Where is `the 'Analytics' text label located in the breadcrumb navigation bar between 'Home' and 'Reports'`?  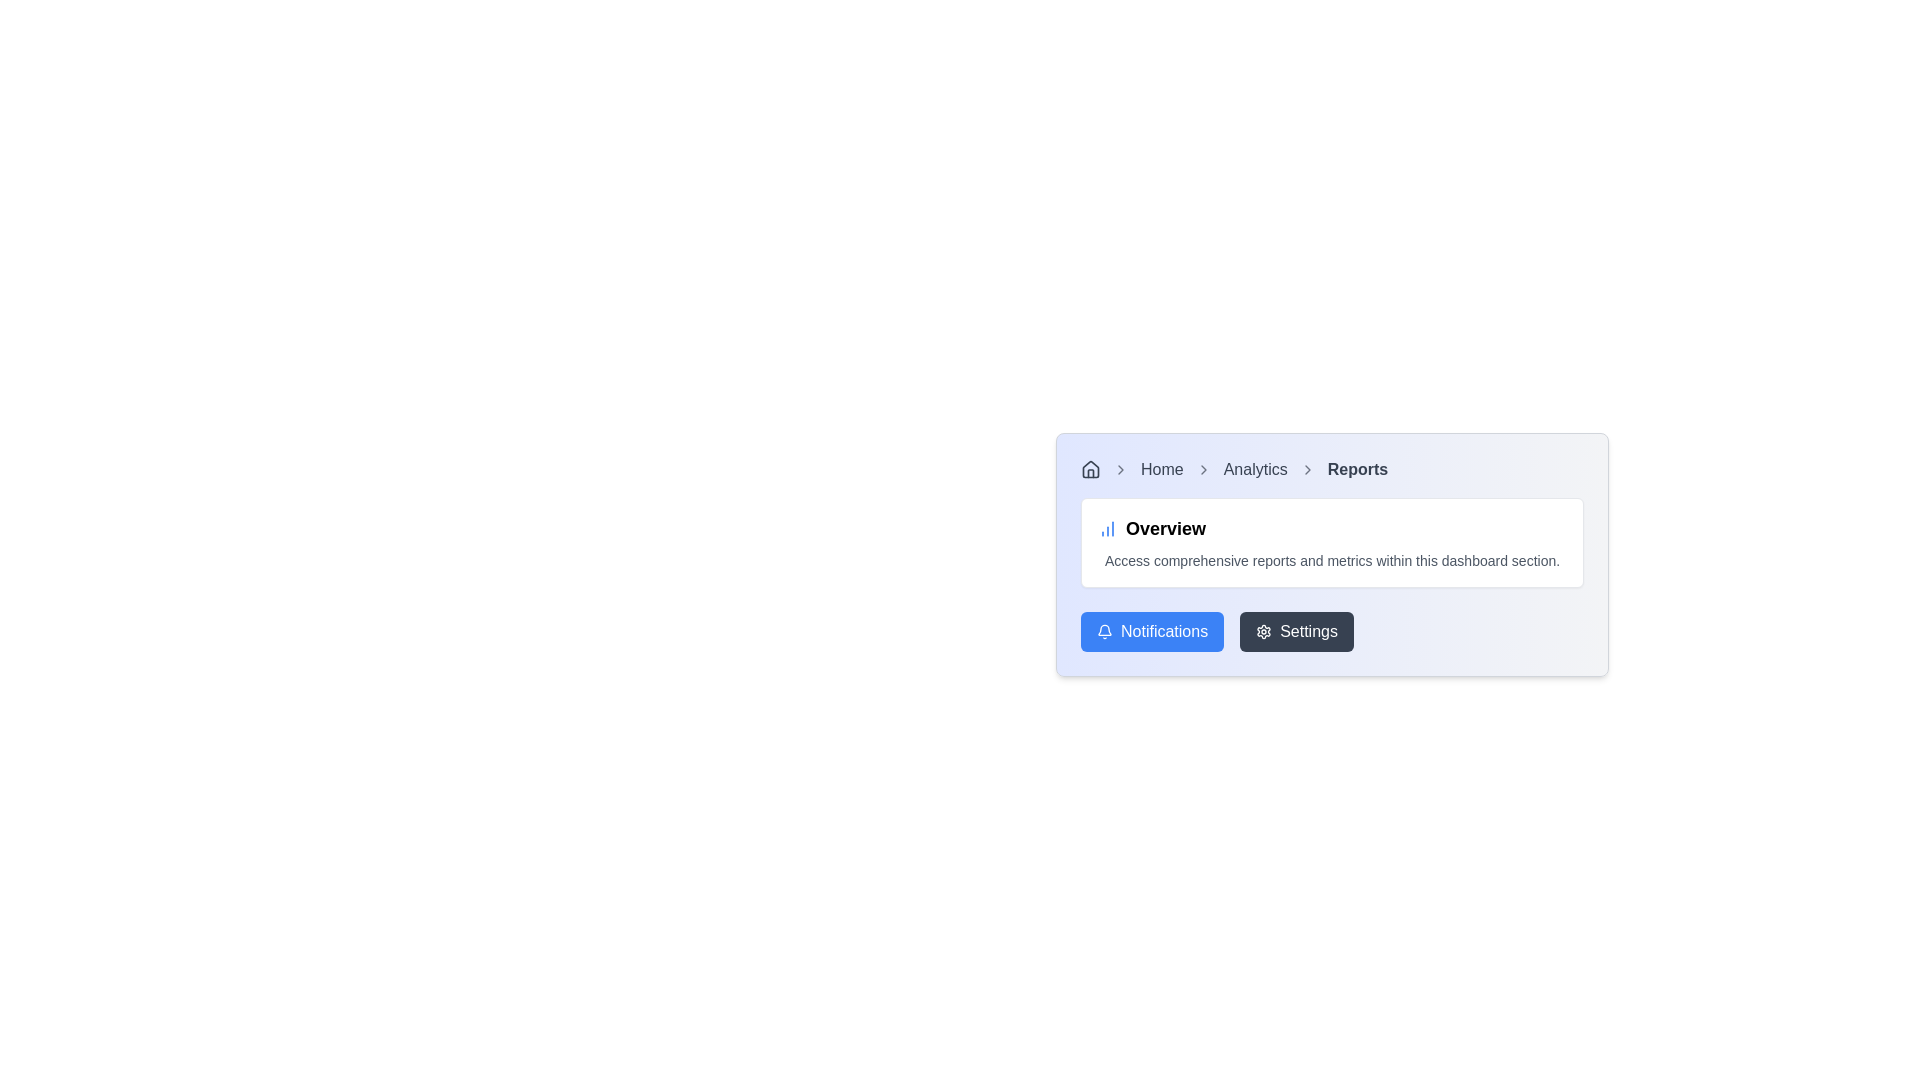 the 'Analytics' text label located in the breadcrumb navigation bar between 'Home' and 'Reports' is located at coordinates (1254, 470).